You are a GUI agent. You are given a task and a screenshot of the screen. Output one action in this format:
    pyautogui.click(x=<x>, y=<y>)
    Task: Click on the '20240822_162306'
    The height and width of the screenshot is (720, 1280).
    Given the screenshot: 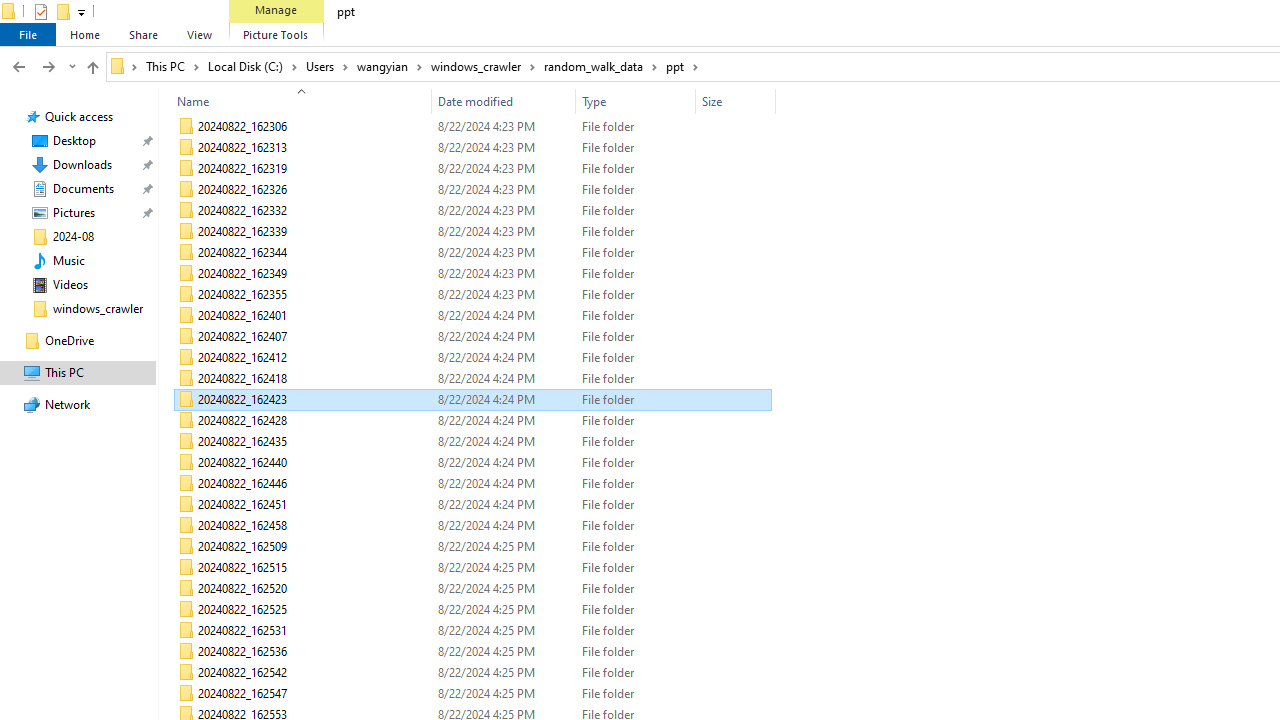 What is the action you would take?
    pyautogui.click(x=471, y=127)
    